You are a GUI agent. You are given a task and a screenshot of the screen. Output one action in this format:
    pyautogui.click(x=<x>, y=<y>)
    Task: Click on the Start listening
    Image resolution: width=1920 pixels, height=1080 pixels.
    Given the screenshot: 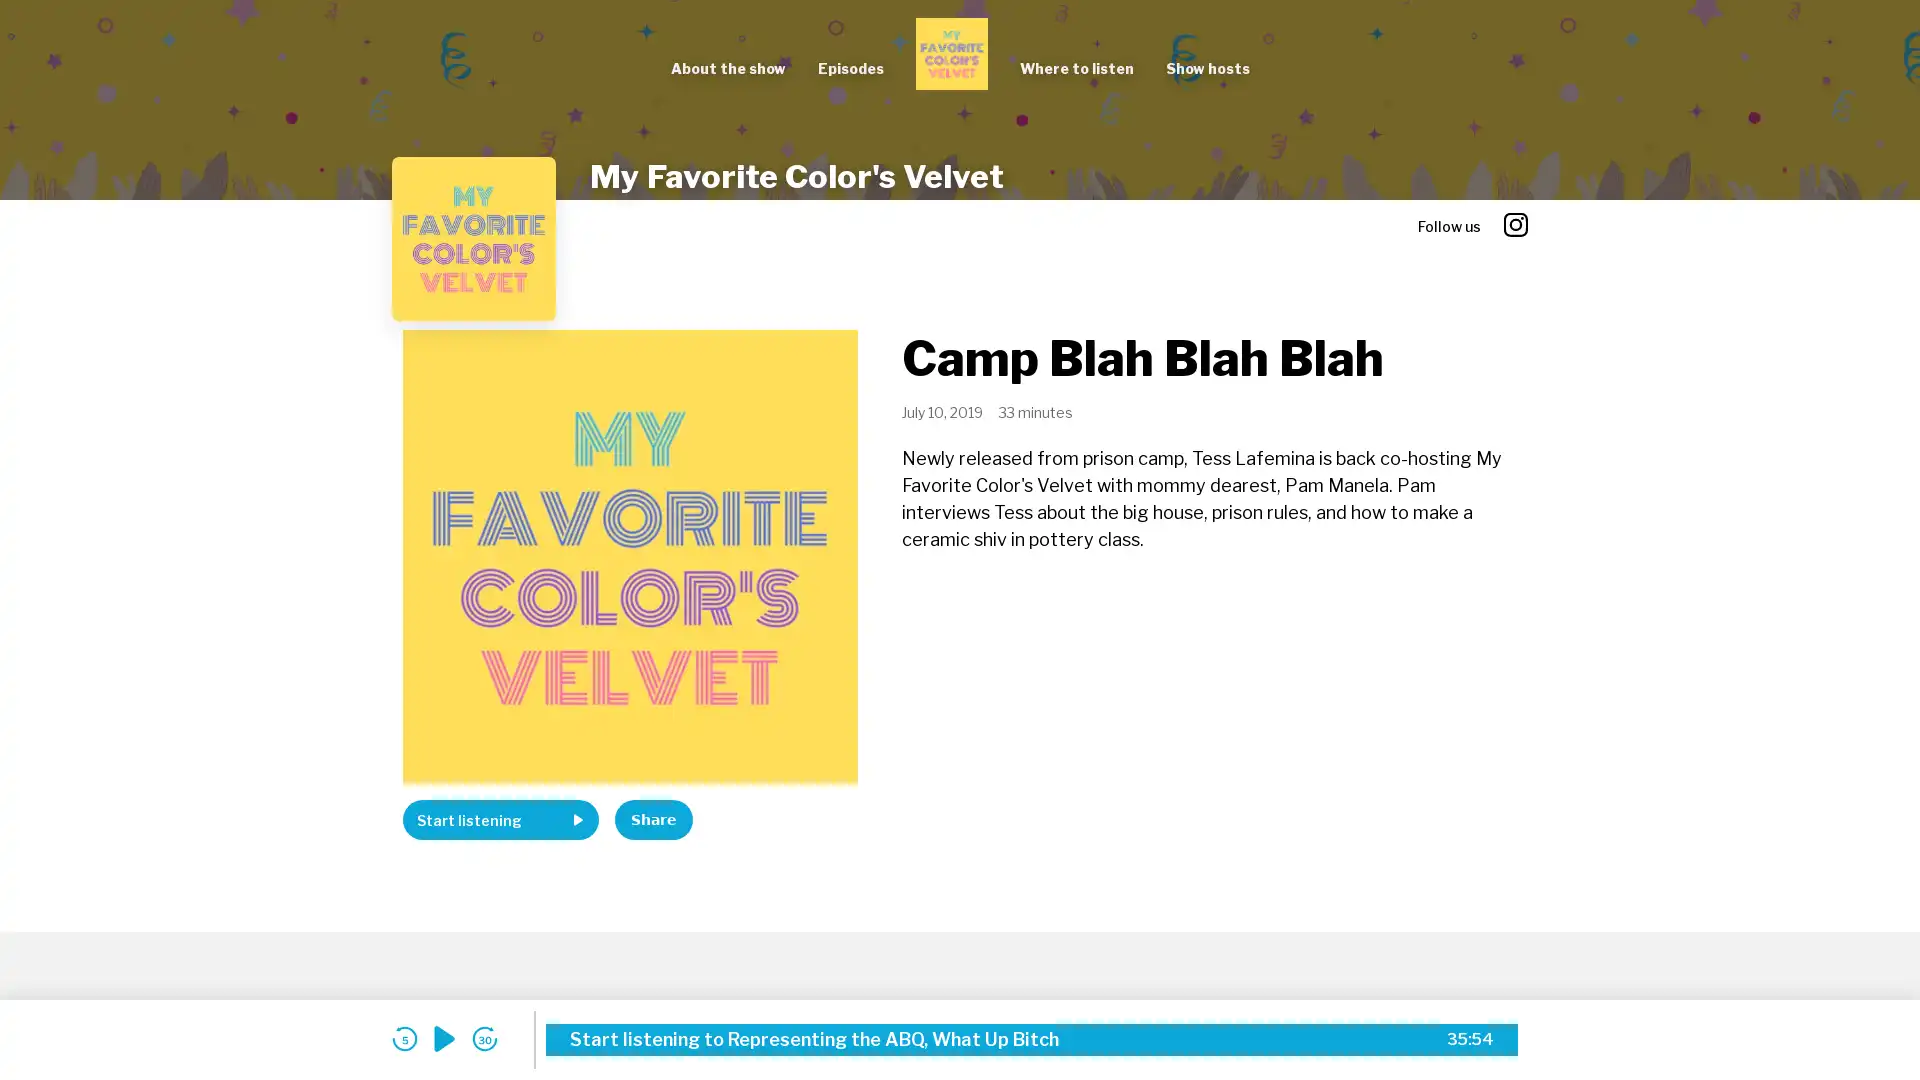 What is the action you would take?
    pyautogui.click(x=500, y=820)
    